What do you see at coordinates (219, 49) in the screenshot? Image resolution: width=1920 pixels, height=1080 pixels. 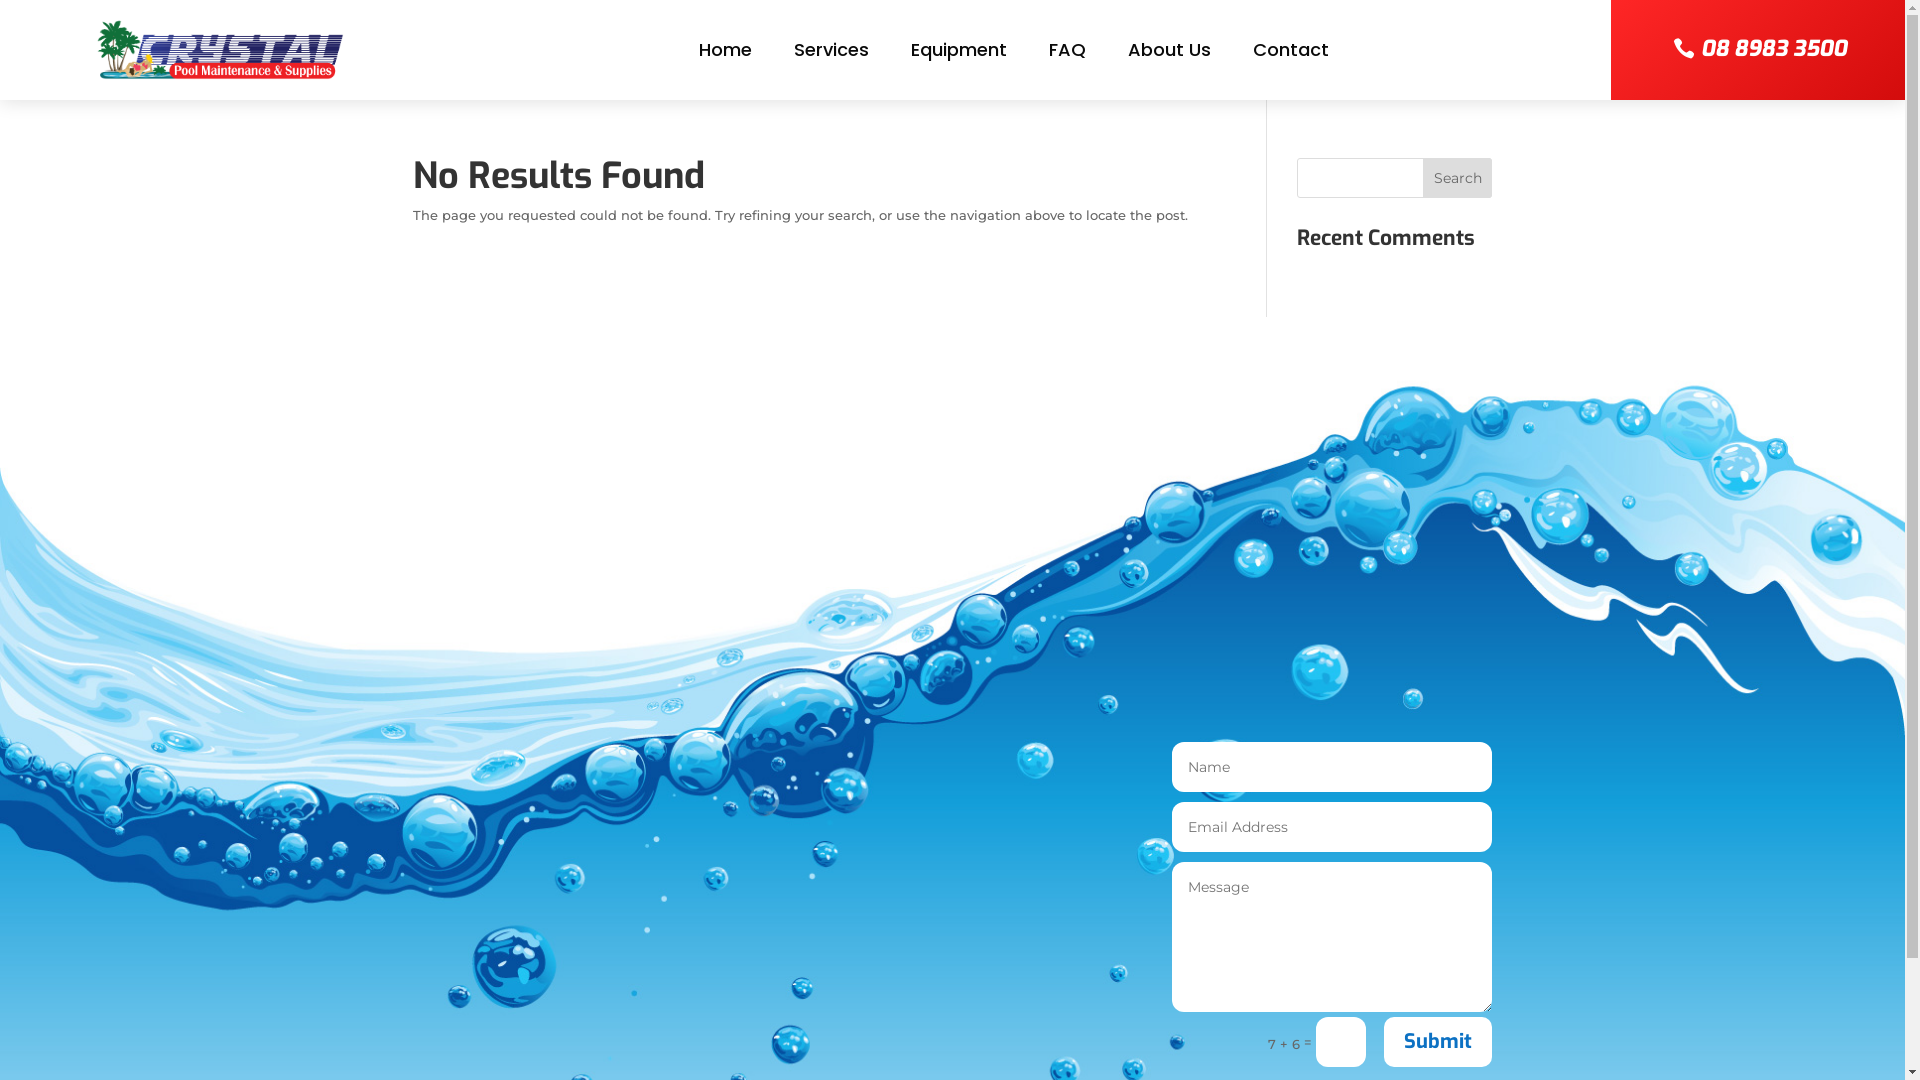 I see `'logo-800w'` at bounding box center [219, 49].